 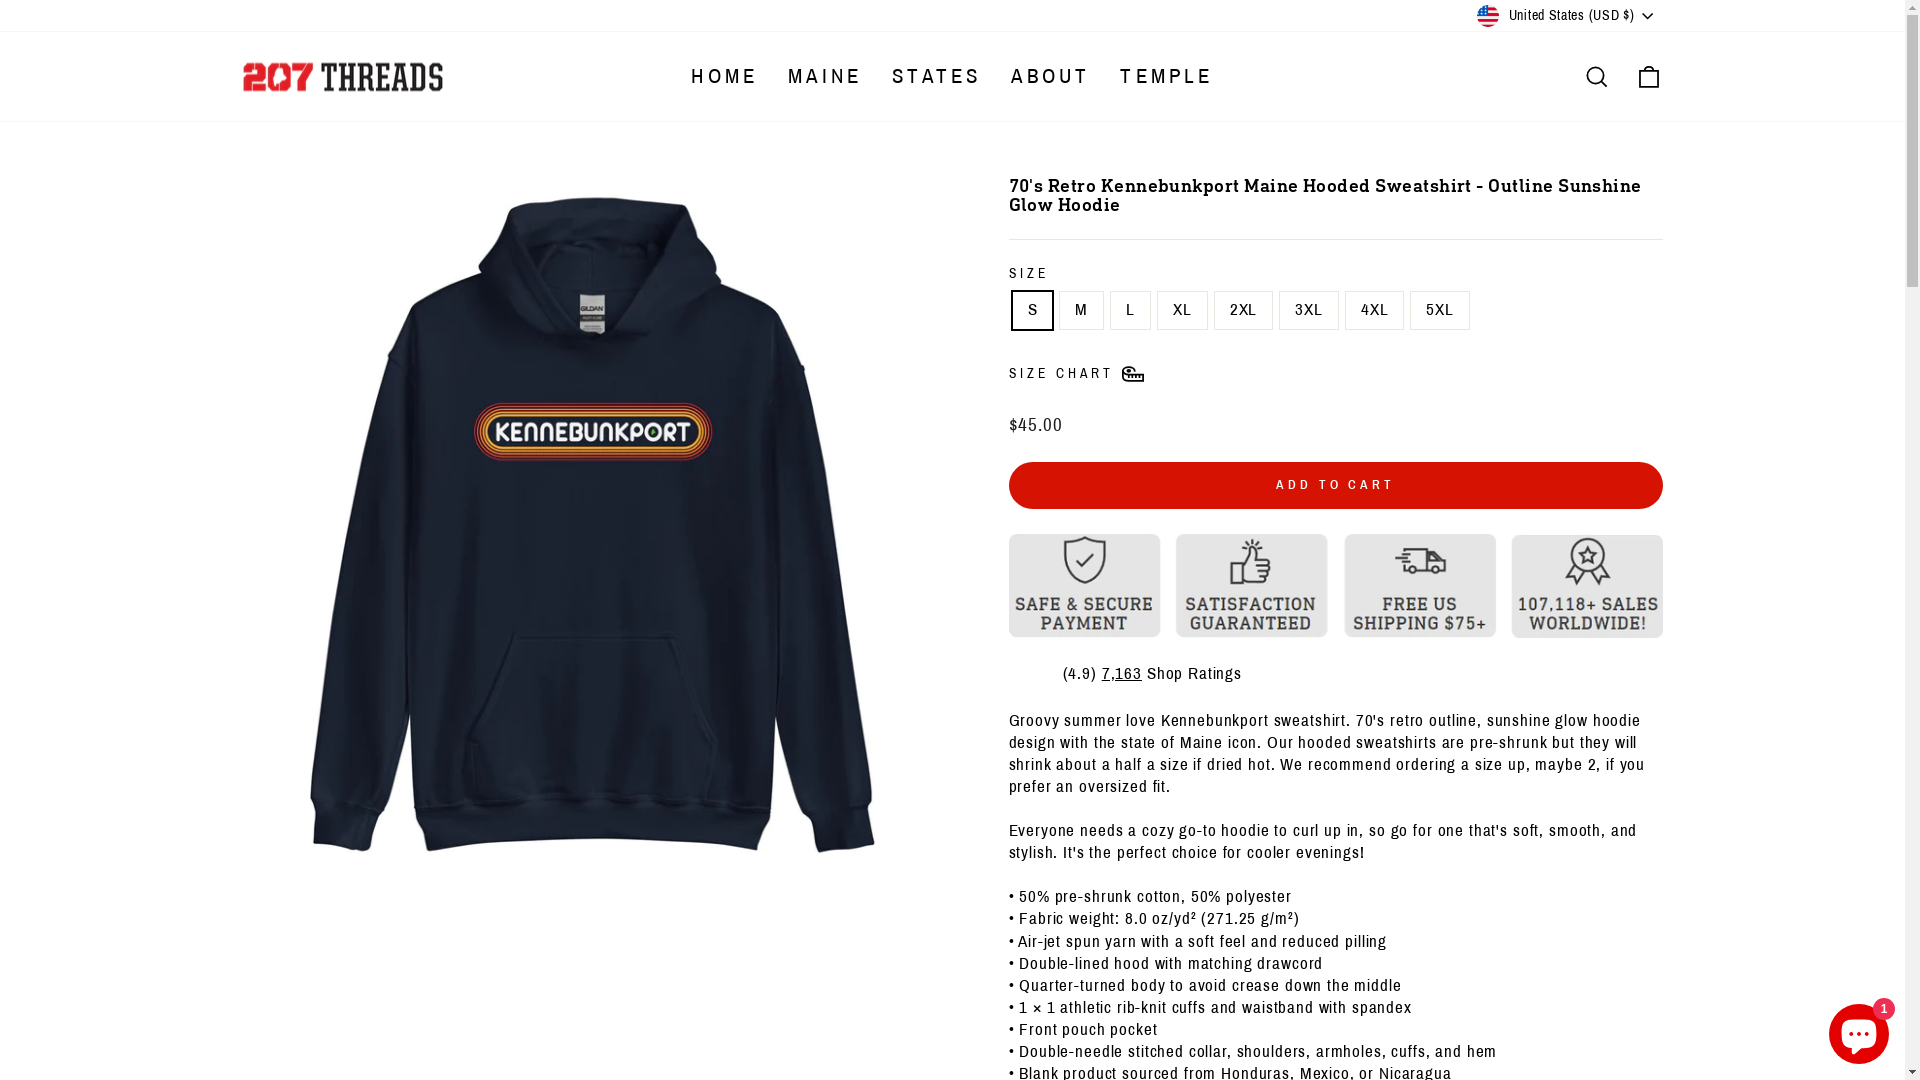 What do you see at coordinates (1595, 75) in the screenshot?
I see `'SEARCH'` at bounding box center [1595, 75].